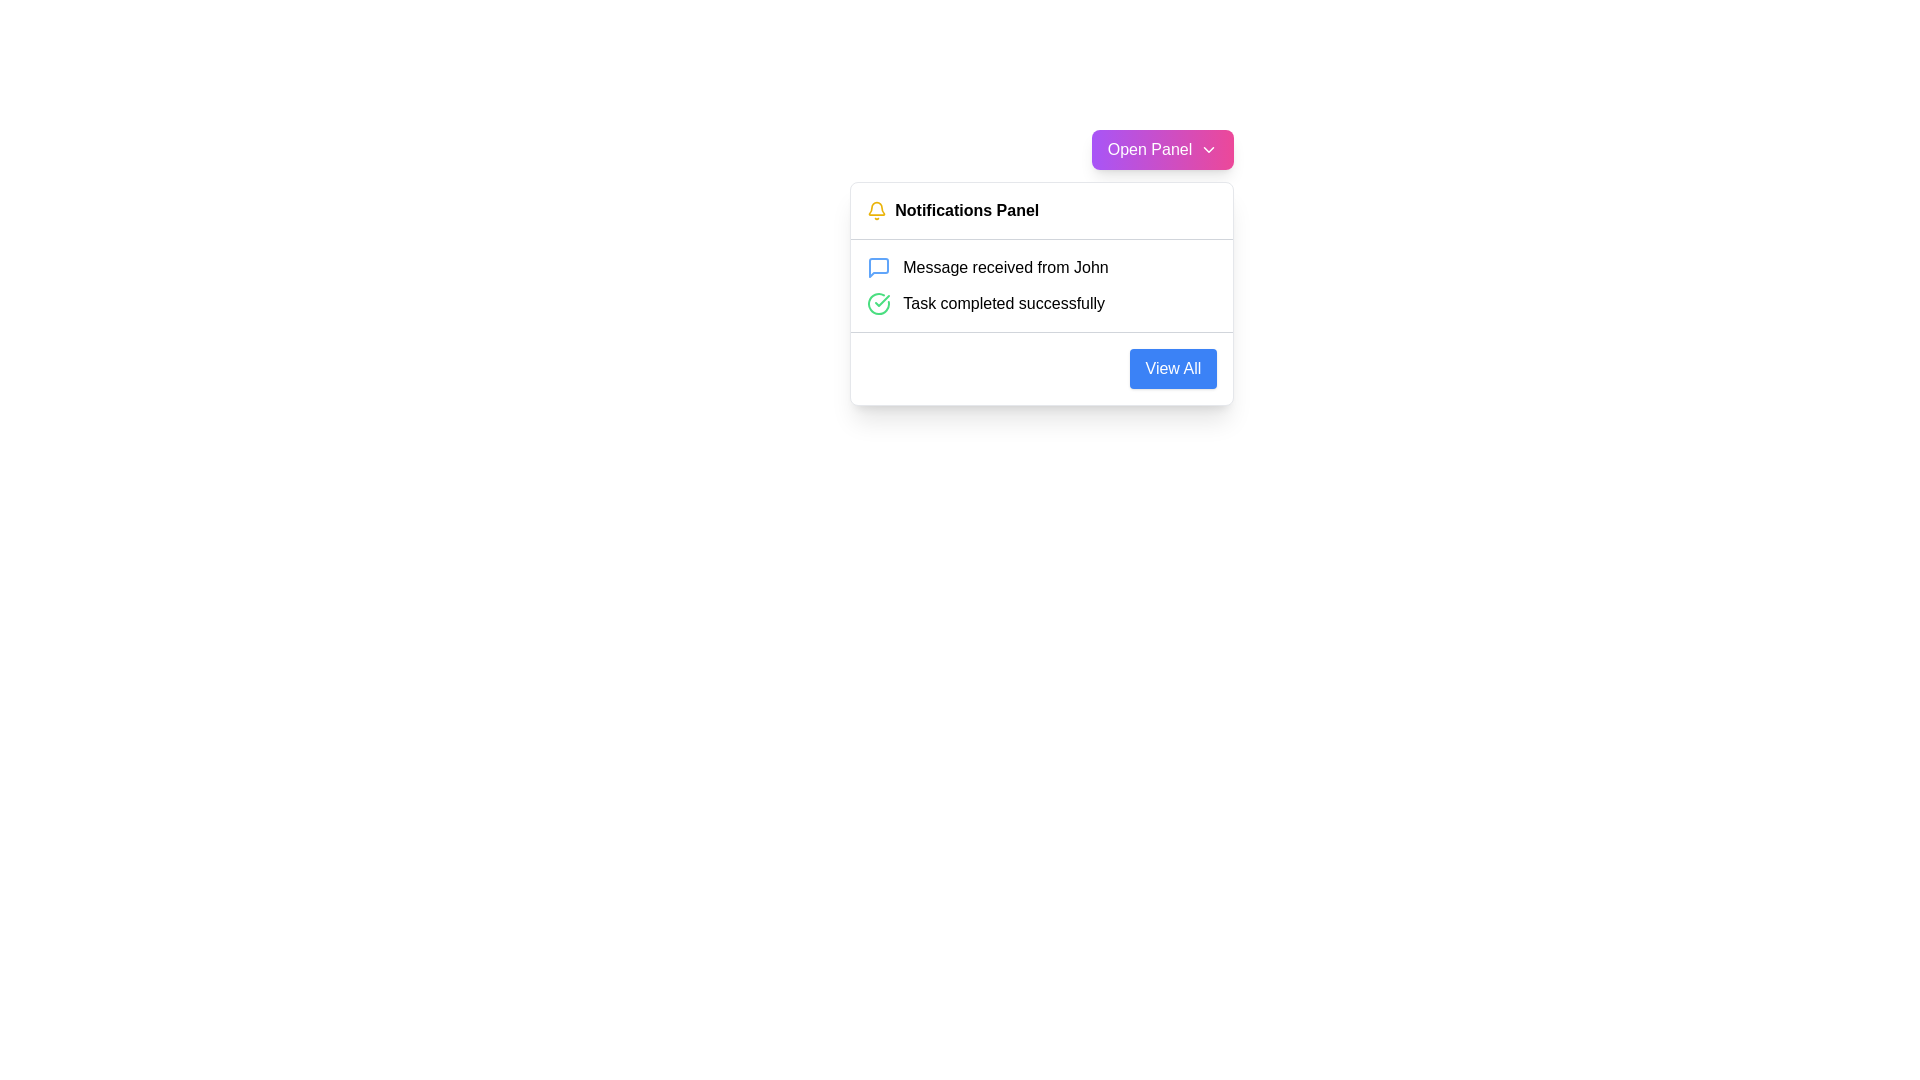 The image size is (1920, 1080). Describe the element at coordinates (1208, 149) in the screenshot. I see `the chevron indicator located inside the 'Open Panel' button` at that location.